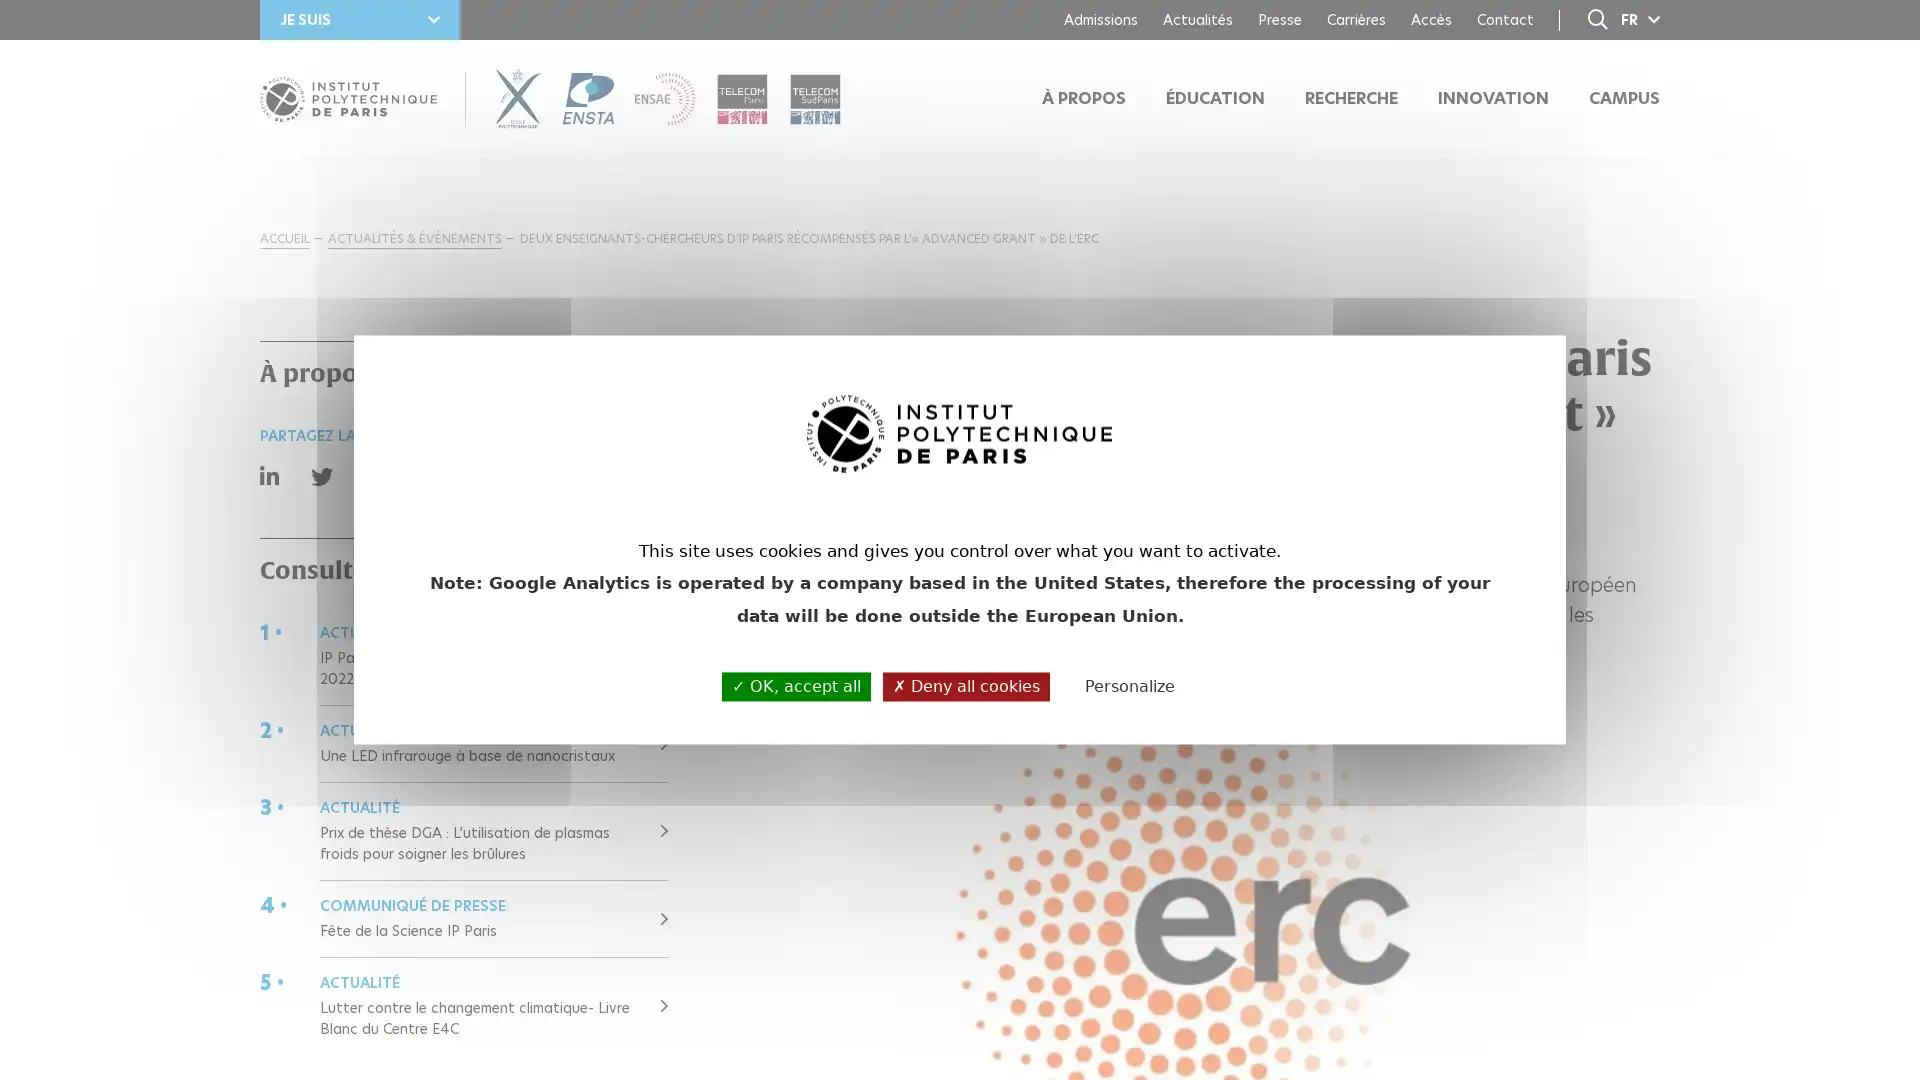 The width and height of the screenshot is (1920, 1080). Describe the element at coordinates (795, 685) in the screenshot. I see `OK, accept all` at that location.